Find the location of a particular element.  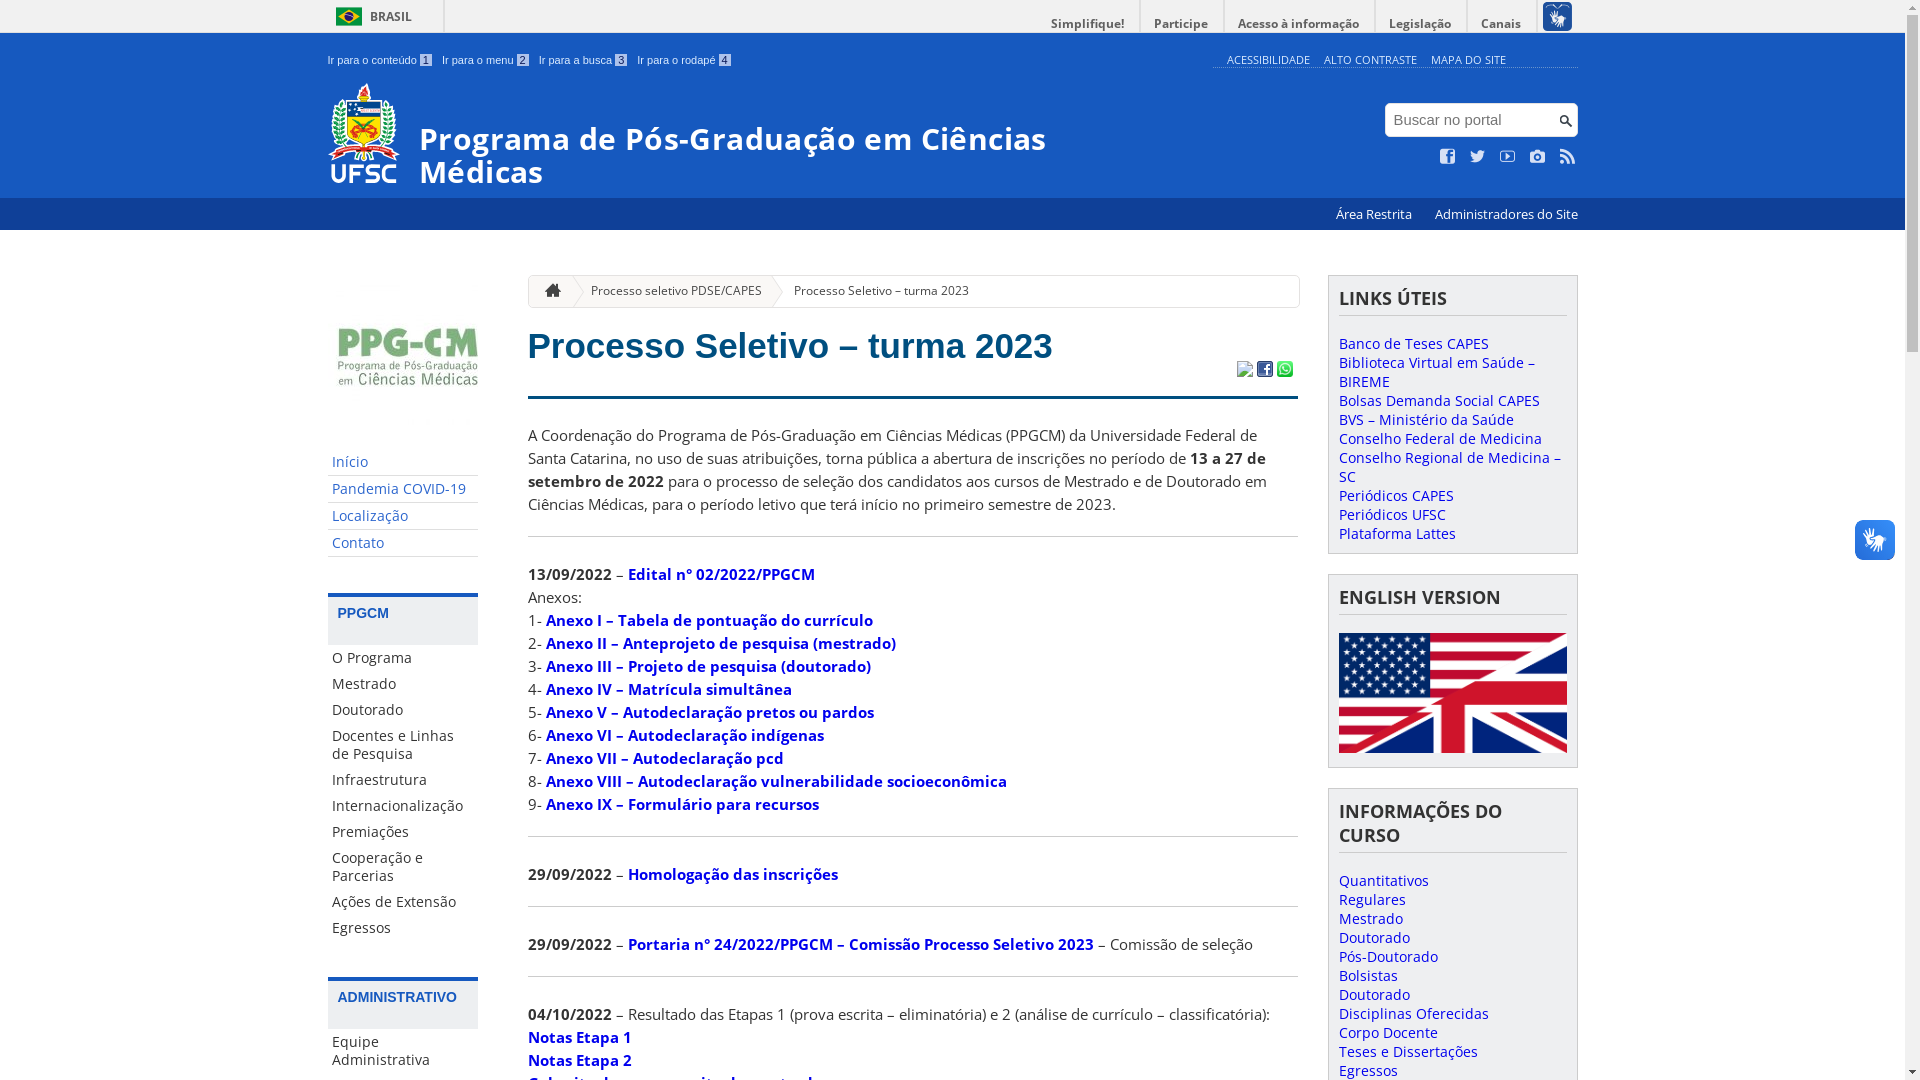

'Ir para o menu 2' is located at coordinates (440, 59).